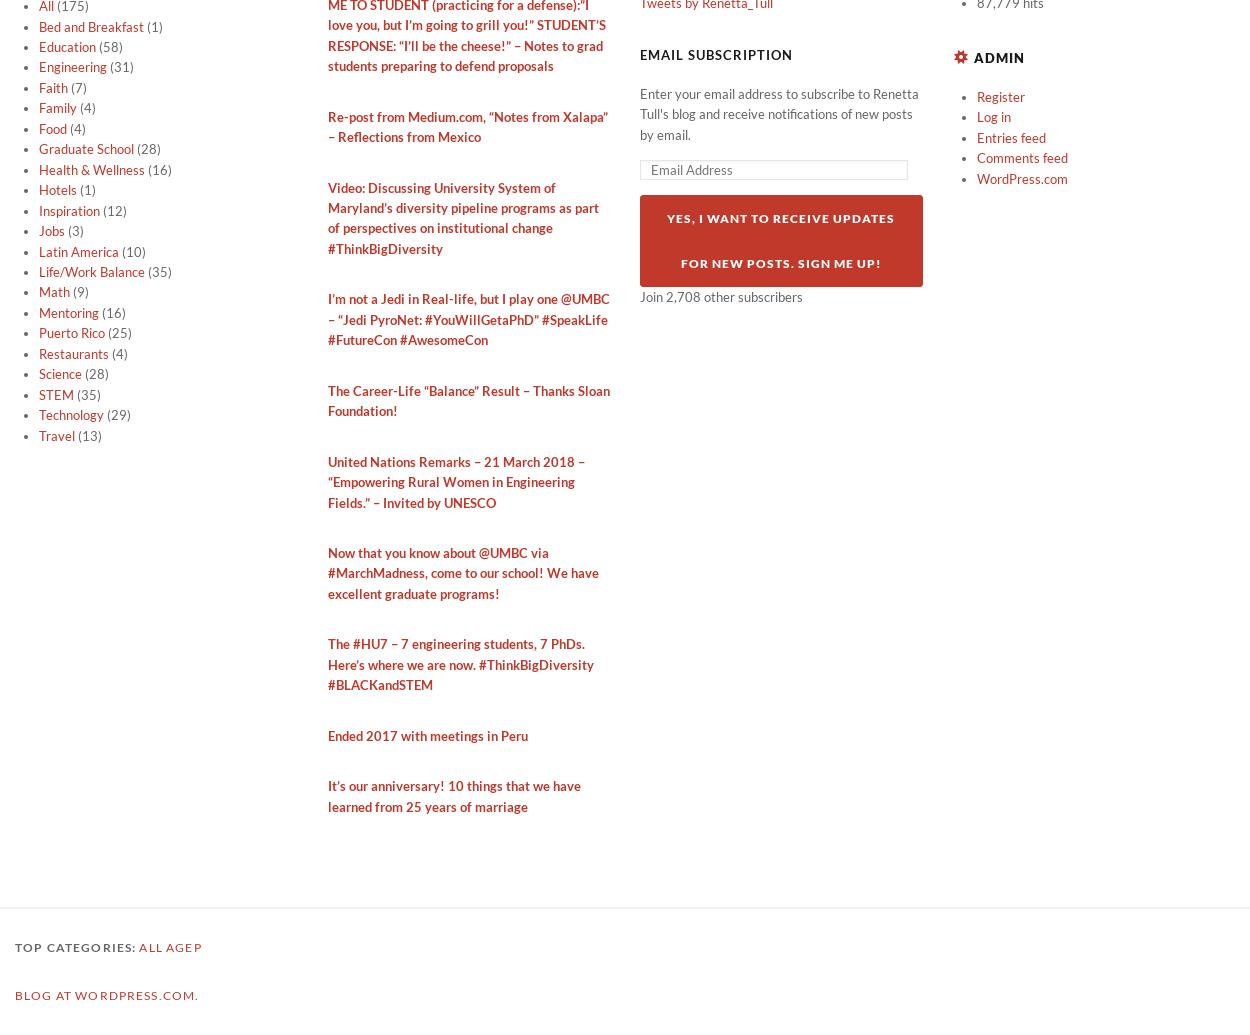  Describe the element at coordinates (997, 57) in the screenshot. I see `'Admin'` at that location.